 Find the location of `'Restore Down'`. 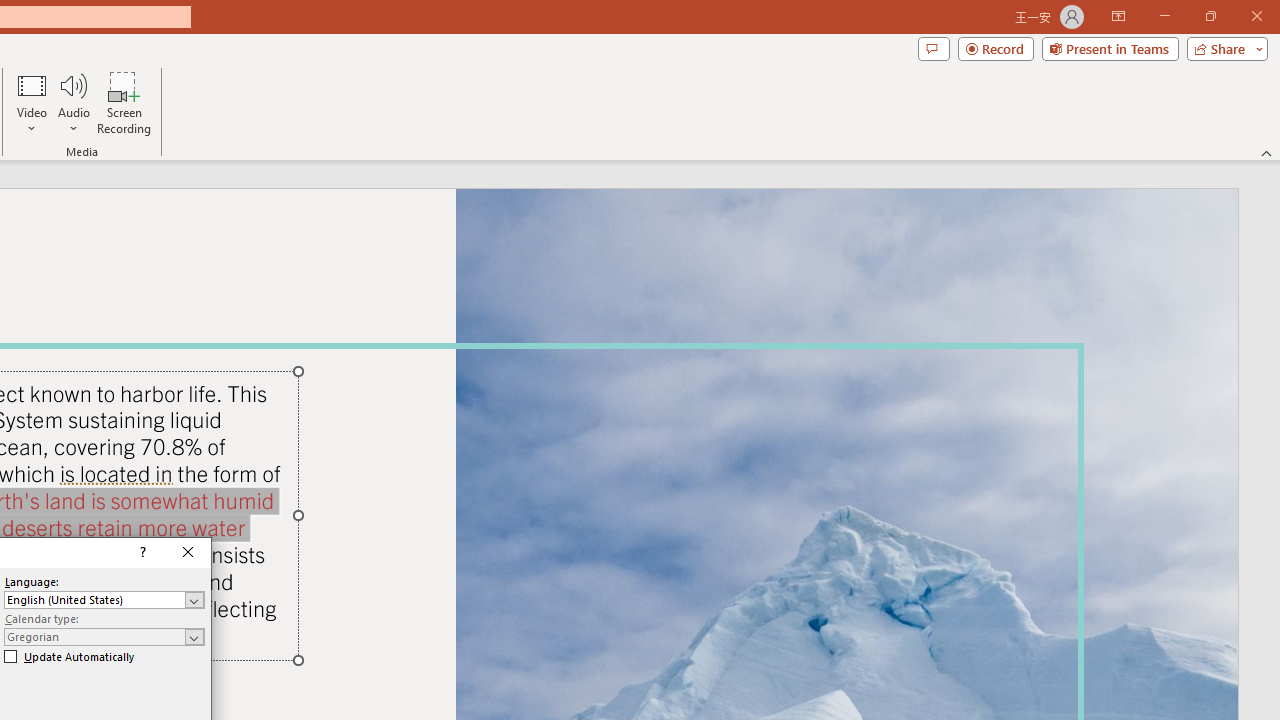

'Restore Down' is located at coordinates (1209, 16).